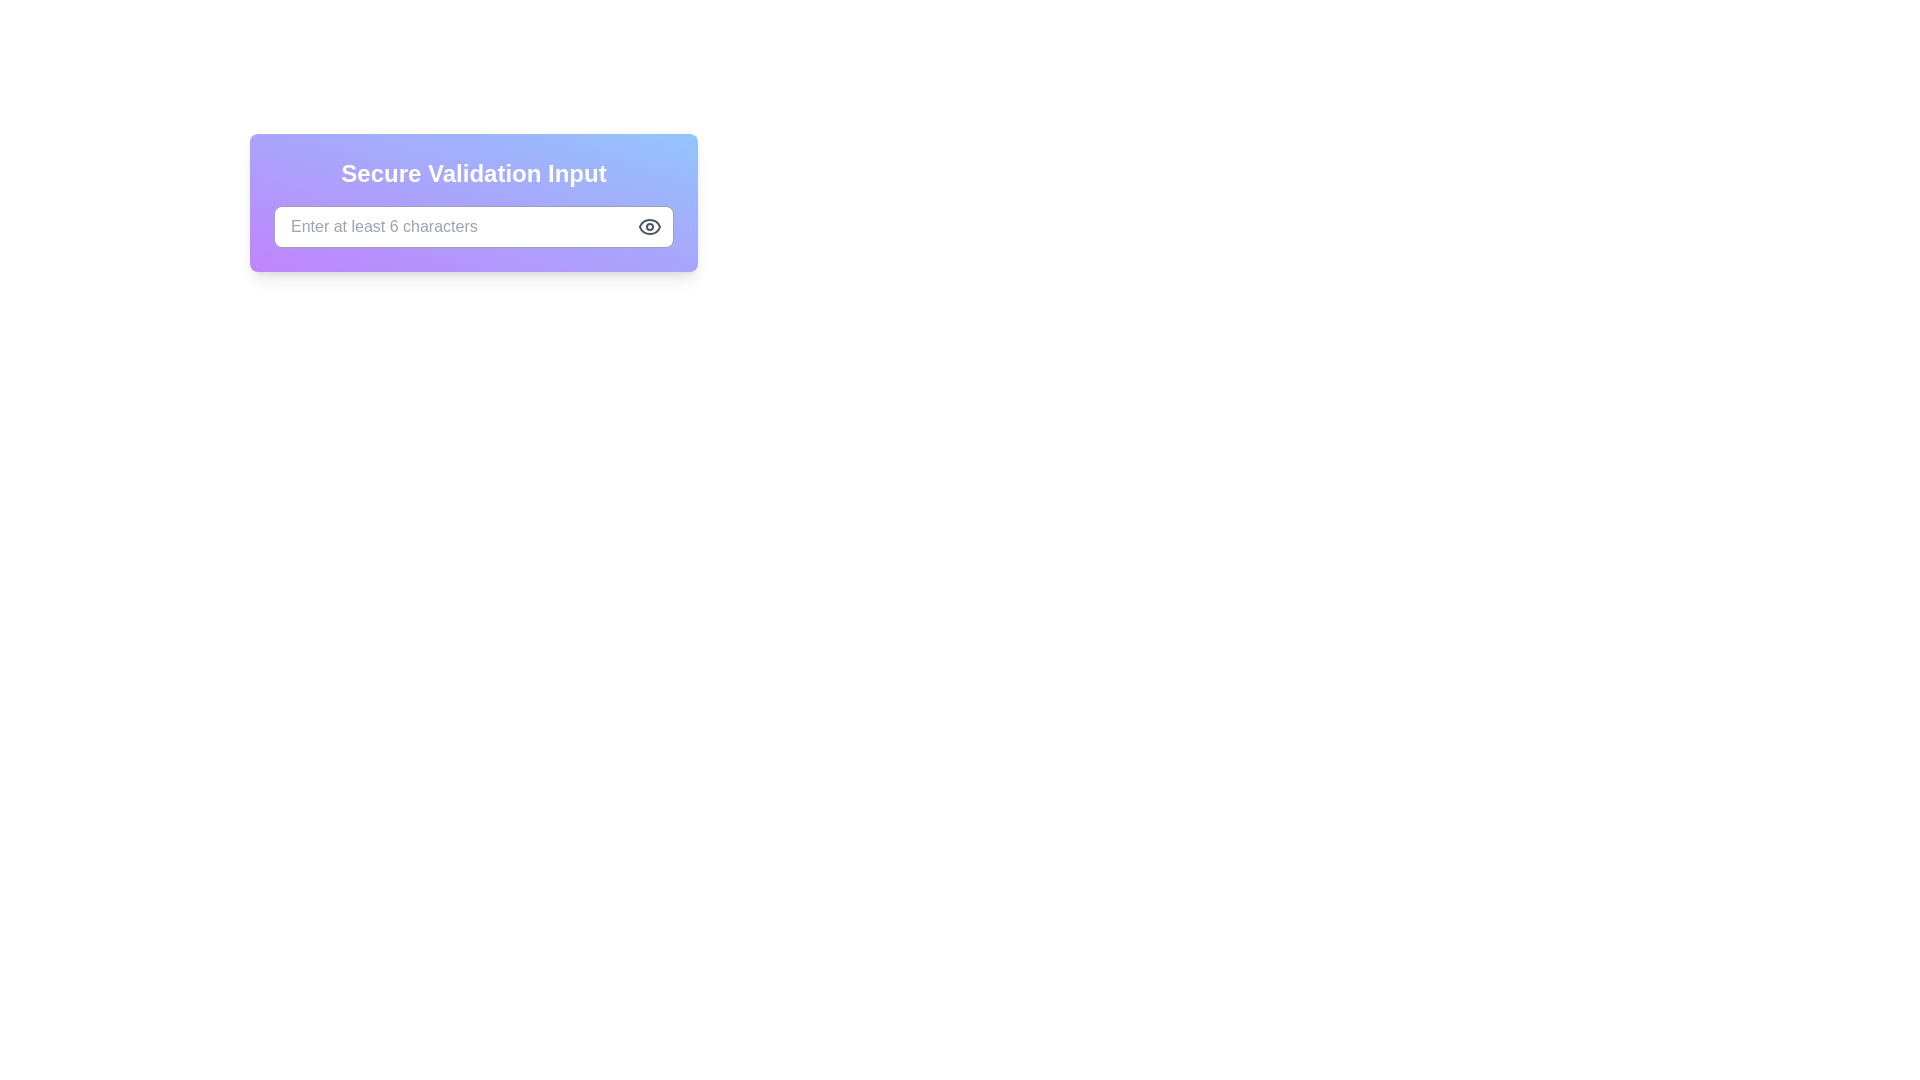 This screenshot has width=1920, height=1080. What do you see at coordinates (649, 226) in the screenshot?
I see `the toggle button located at the right edge of the password input field` at bounding box center [649, 226].